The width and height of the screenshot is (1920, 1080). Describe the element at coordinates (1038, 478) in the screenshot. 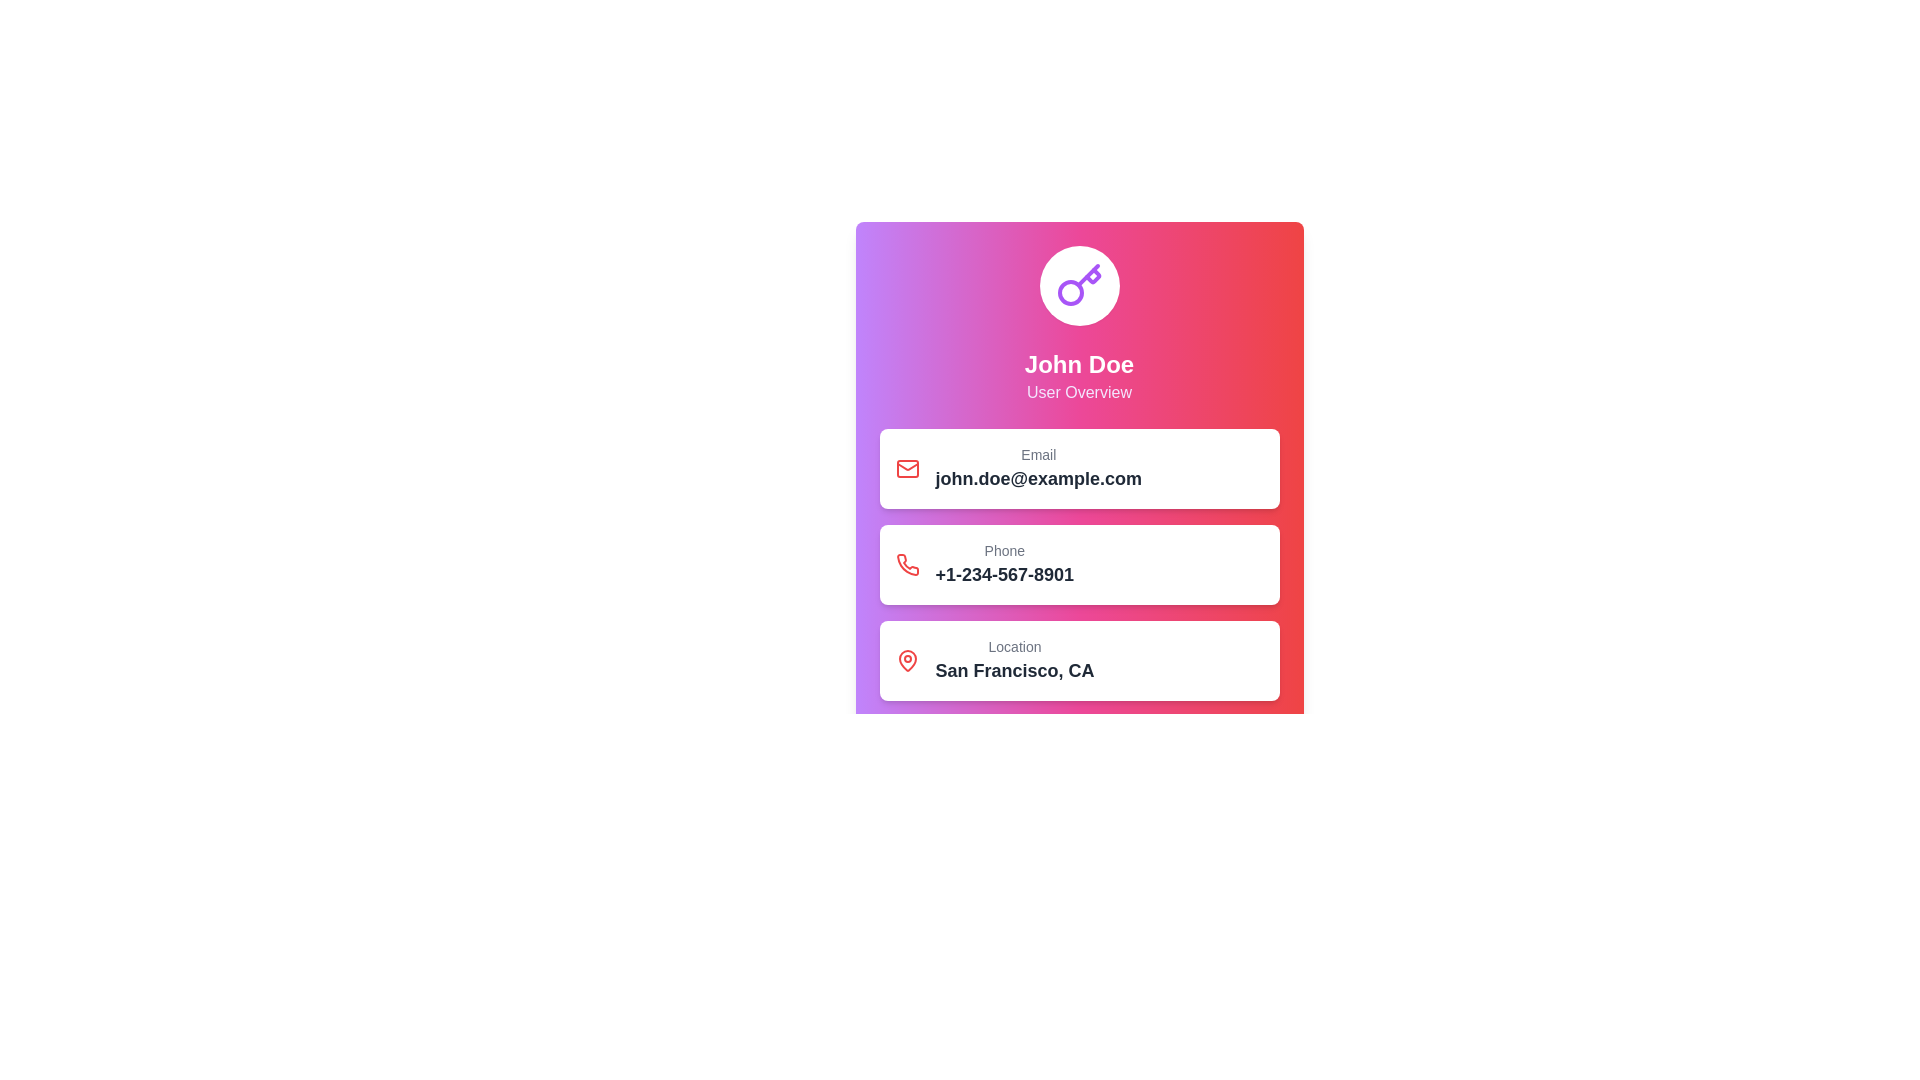

I see `the static text displaying the user's email address, which is positioned below the 'Email' label and is the first content element in a vertical list structure` at that location.